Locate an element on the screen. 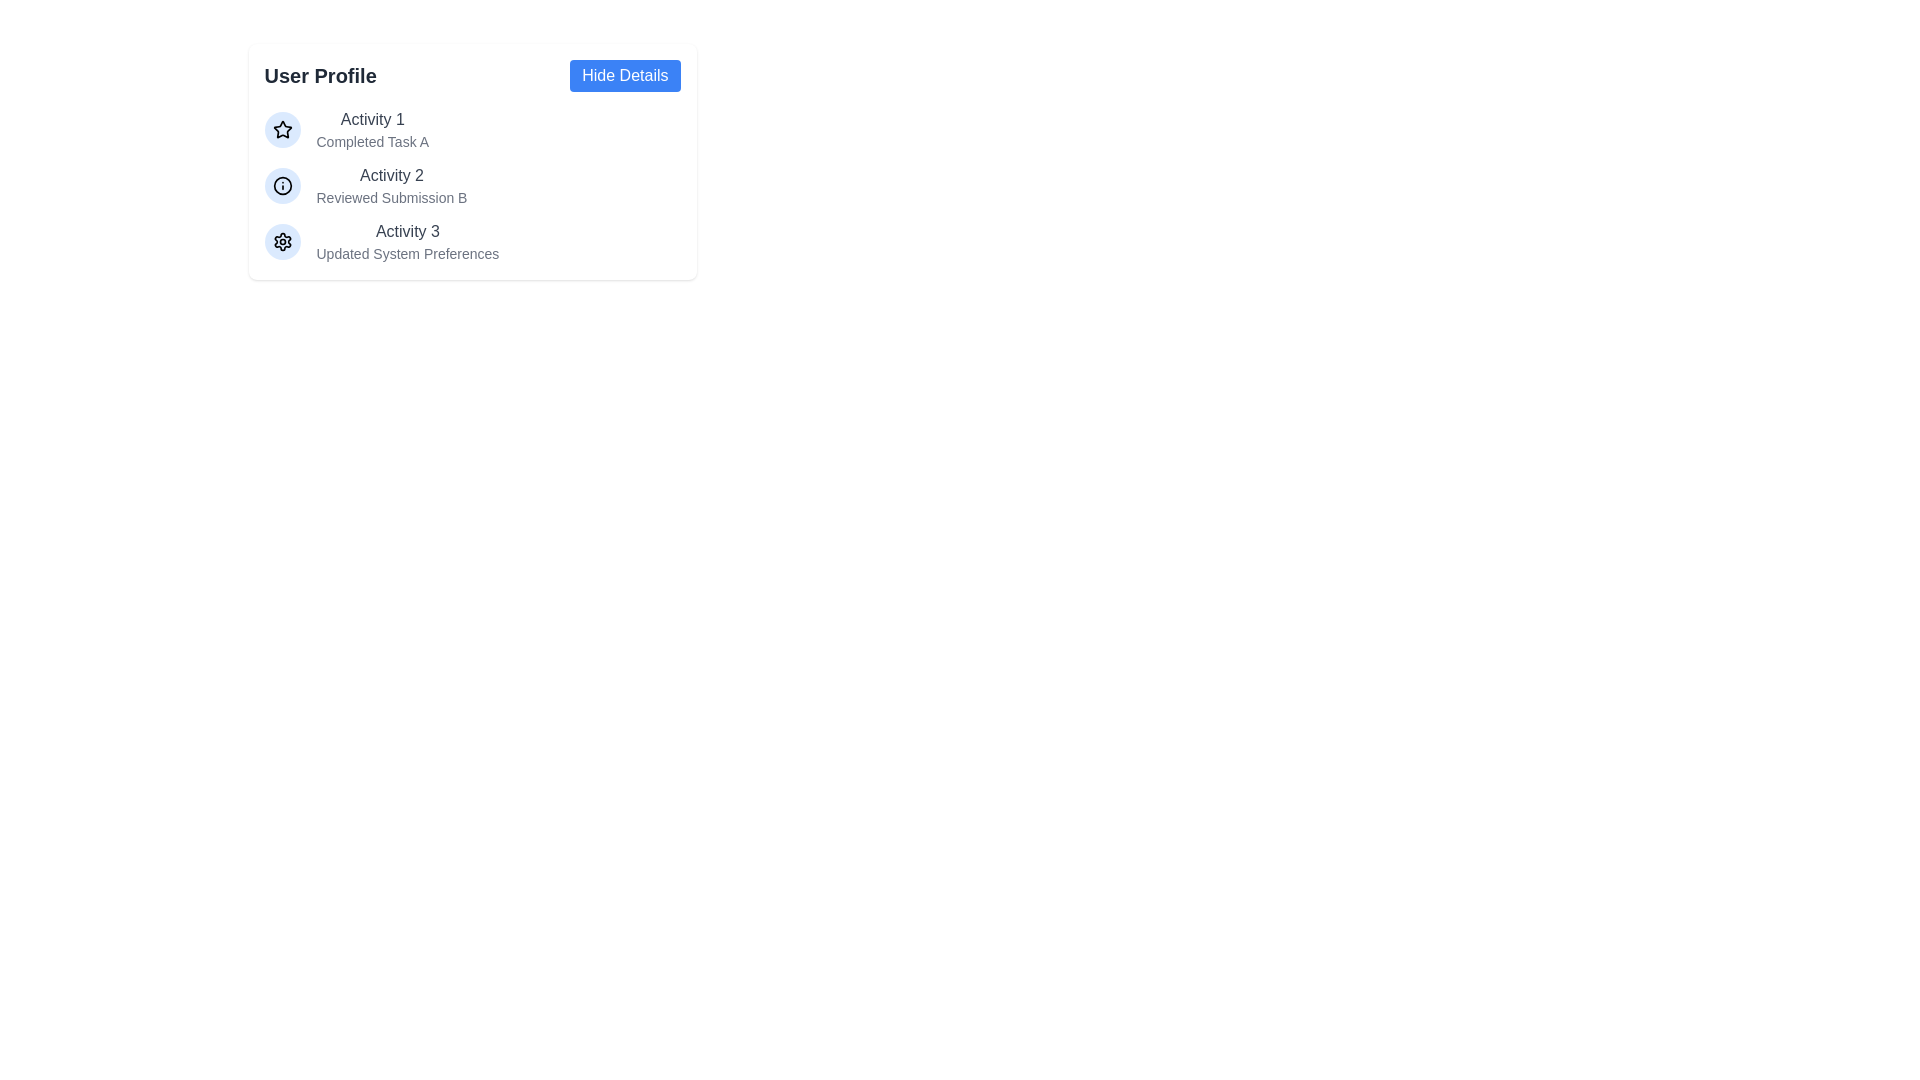  the Text component labeled 'Activity 2' which has supporting description 'Reviewed Submission B' located in the 'User Profile' section is located at coordinates (392, 185).